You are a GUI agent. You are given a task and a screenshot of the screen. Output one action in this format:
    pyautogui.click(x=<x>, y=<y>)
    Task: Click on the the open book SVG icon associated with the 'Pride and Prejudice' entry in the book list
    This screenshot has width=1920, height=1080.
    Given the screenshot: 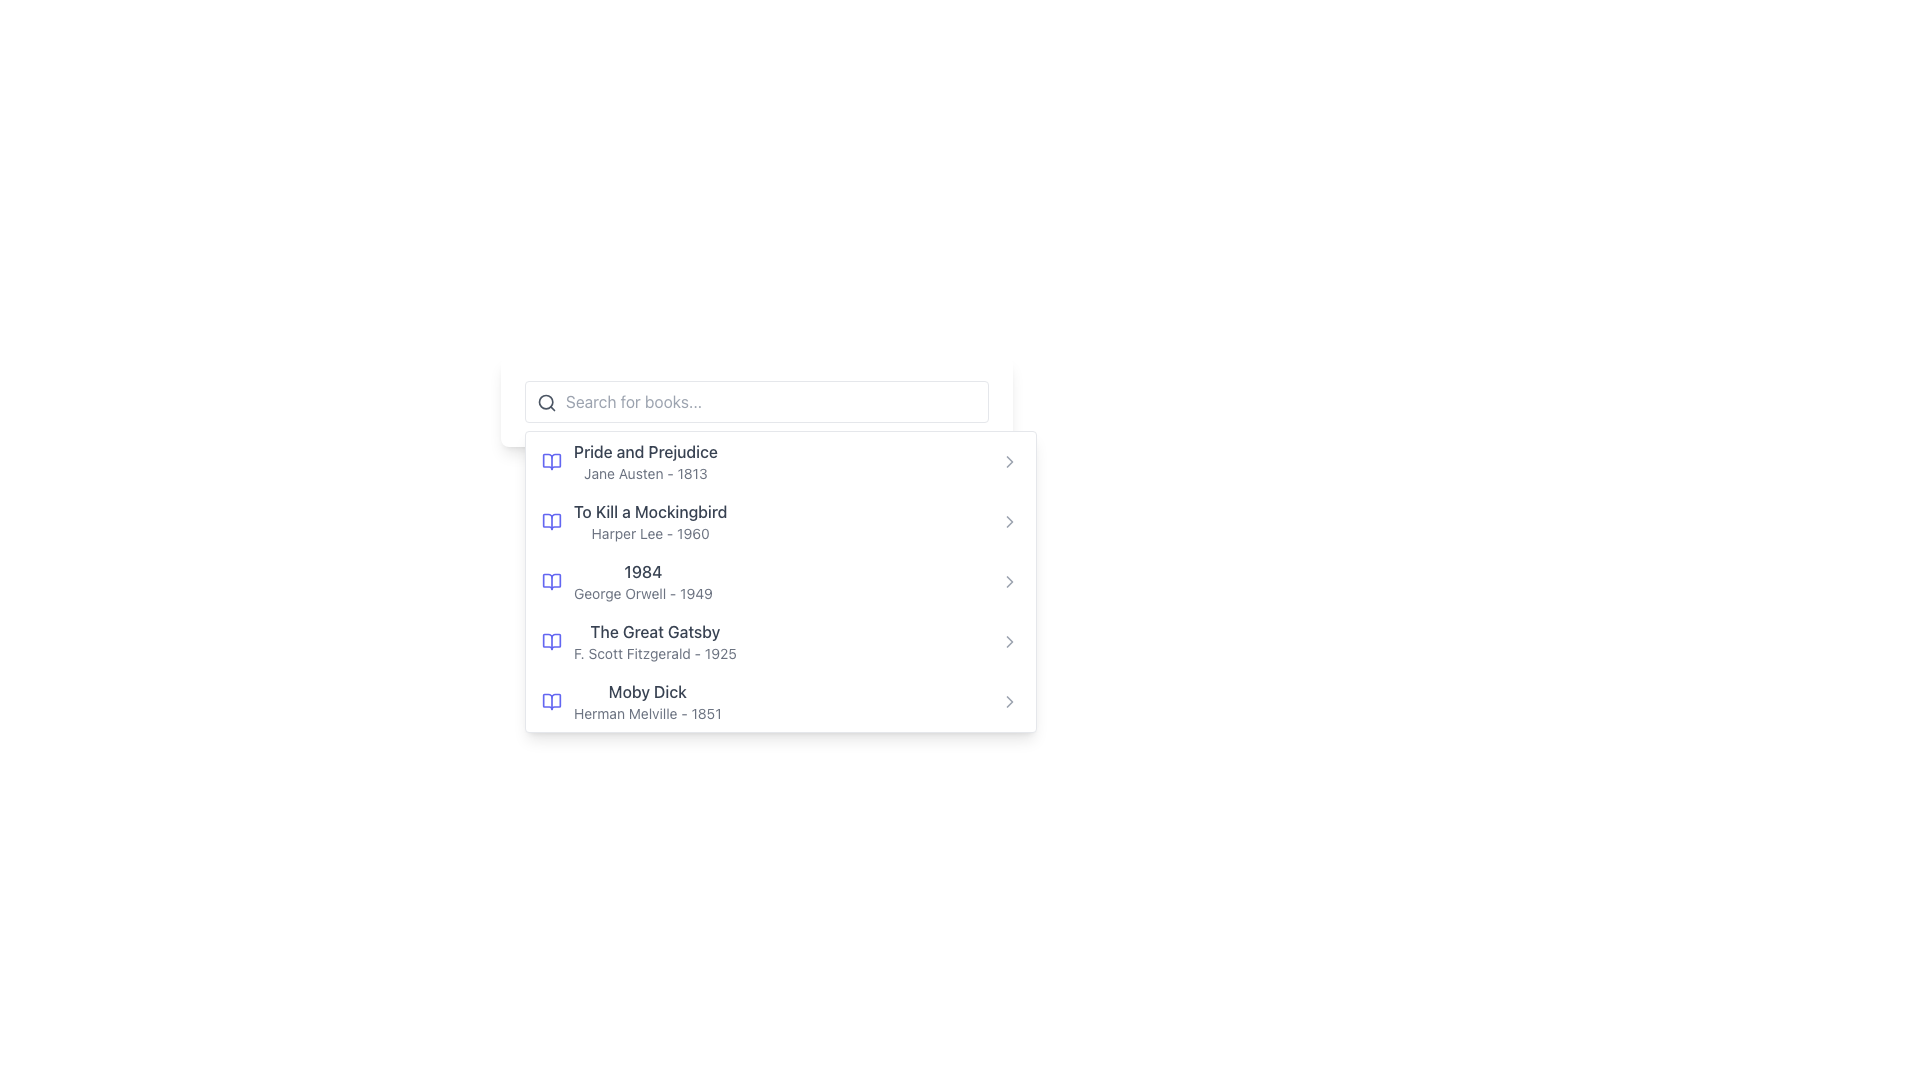 What is the action you would take?
    pyautogui.click(x=552, y=462)
    